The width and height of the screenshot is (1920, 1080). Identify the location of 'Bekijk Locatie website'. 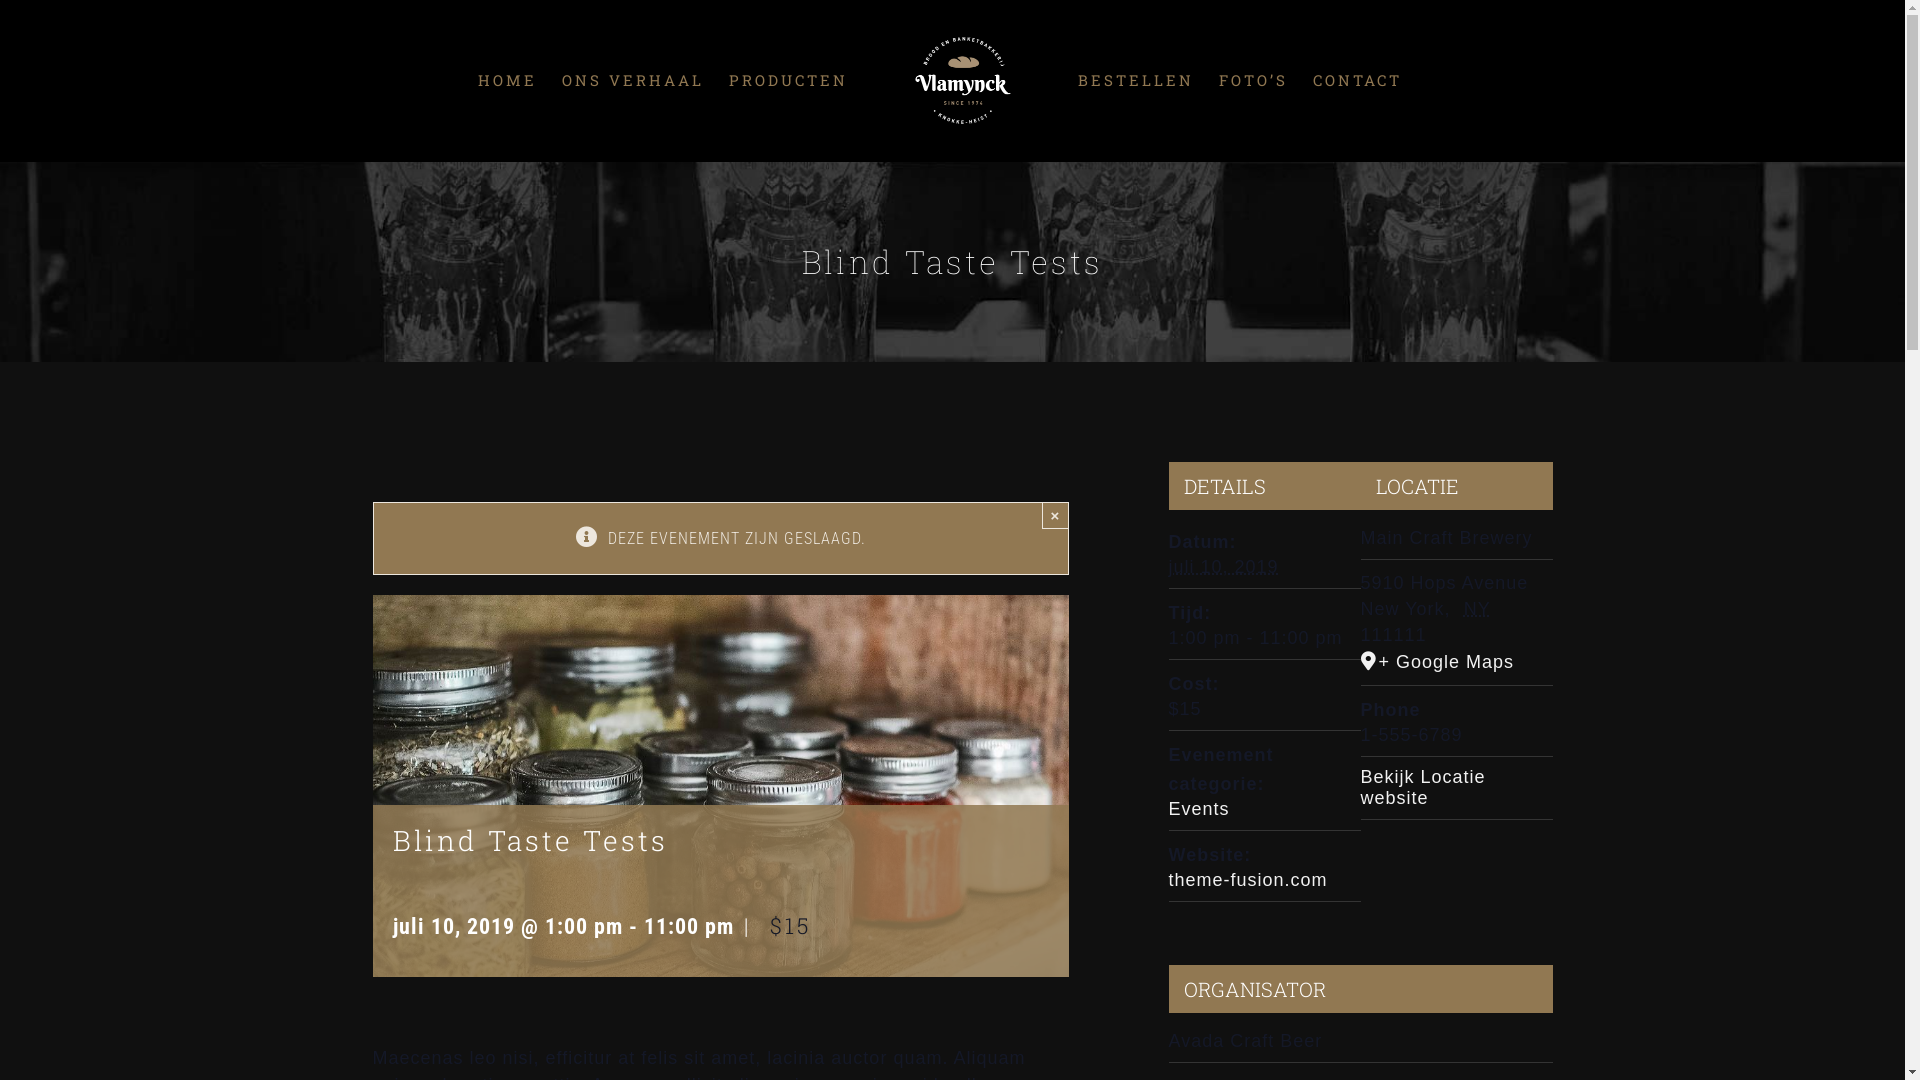
(1421, 786).